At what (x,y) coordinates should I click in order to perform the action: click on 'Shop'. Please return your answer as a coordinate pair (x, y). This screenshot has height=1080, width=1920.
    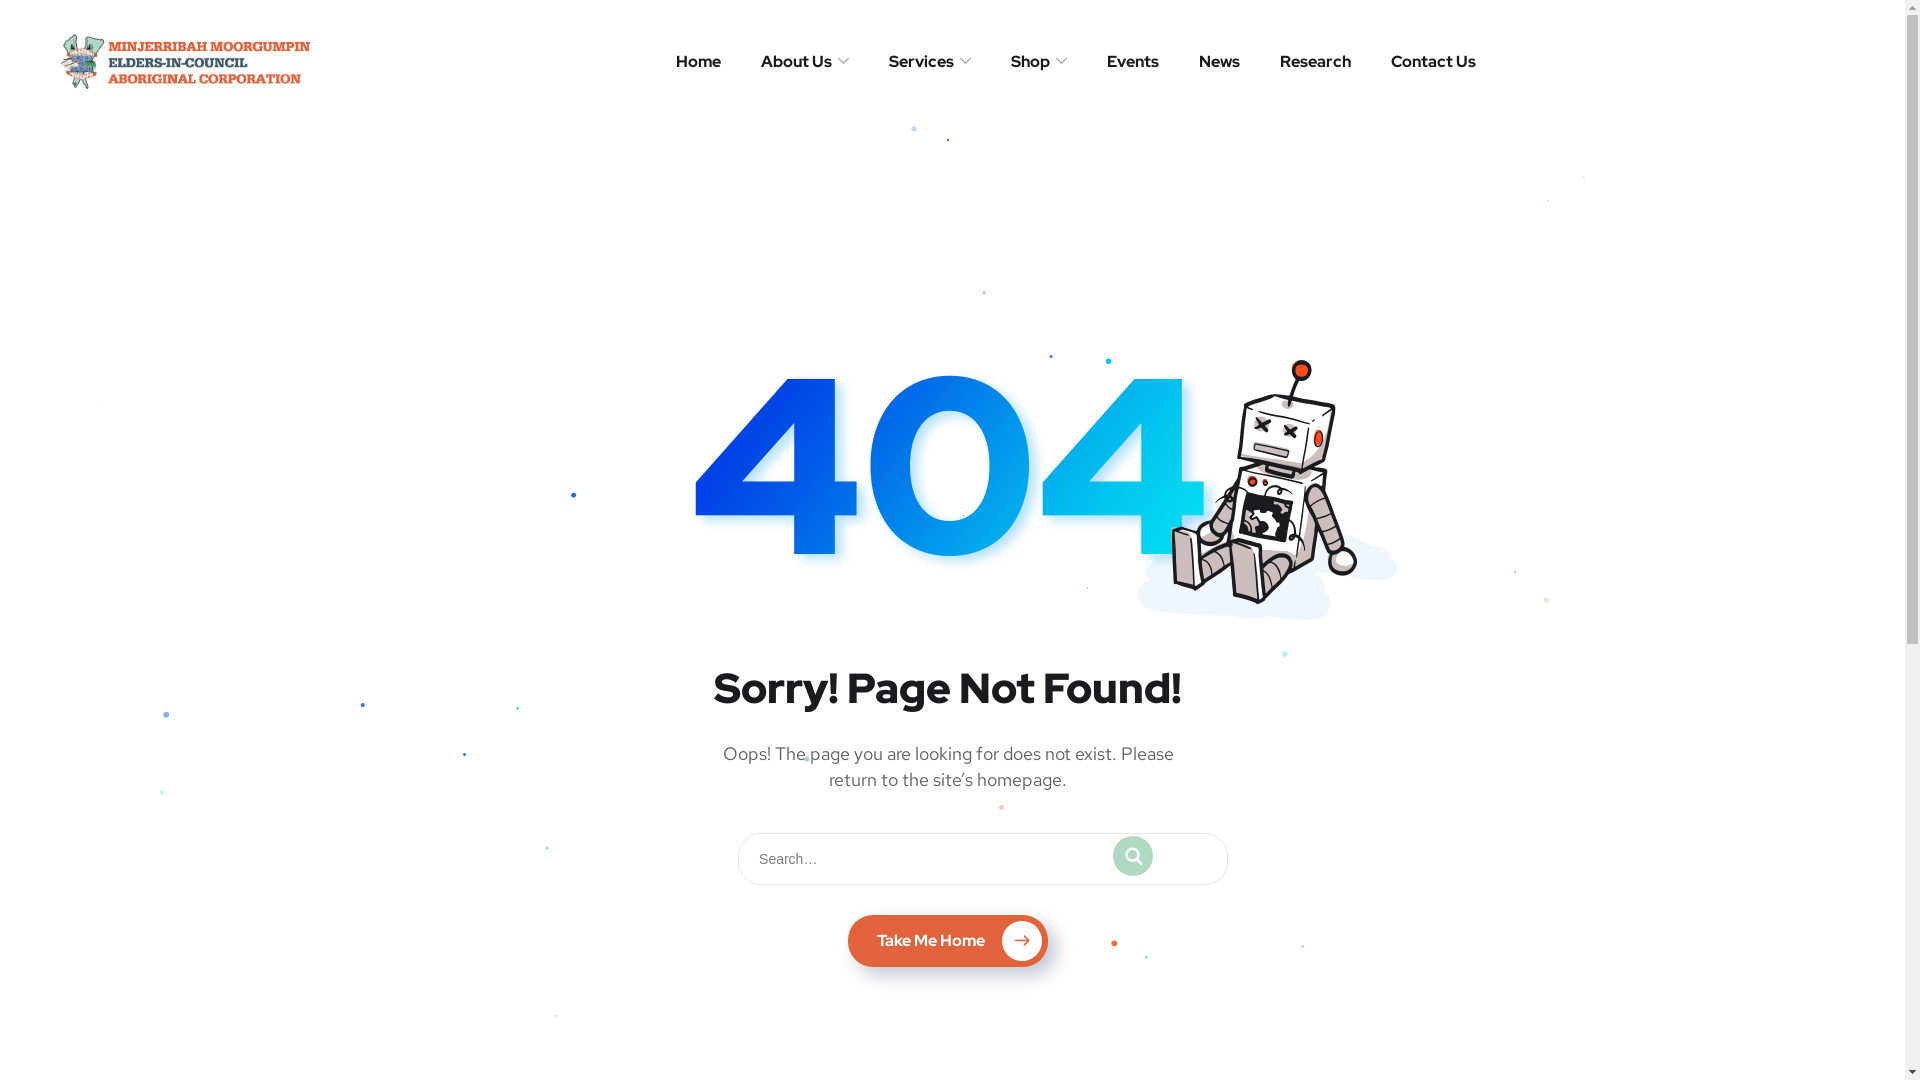
    Looking at the image, I should click on (1038, 60).